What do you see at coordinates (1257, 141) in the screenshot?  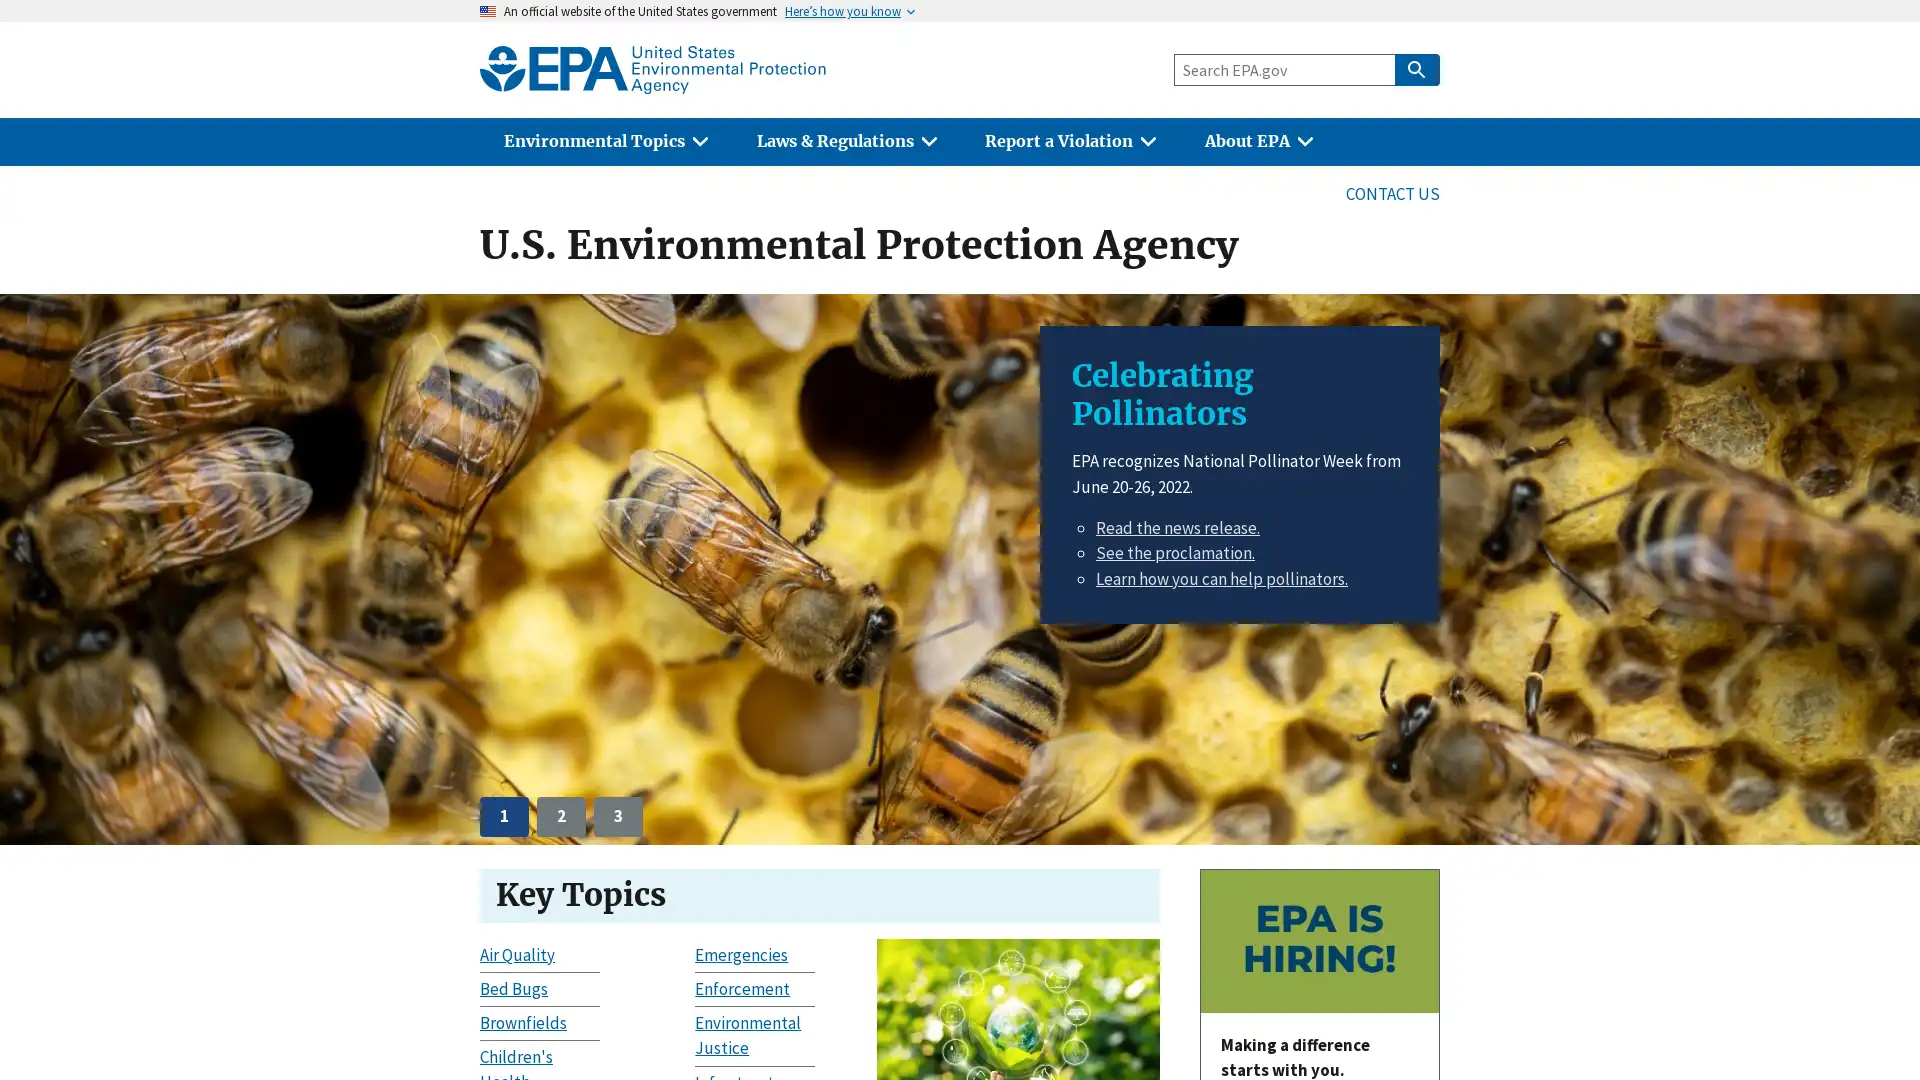 I see `About EPA` at bounding box center [1257, 141].